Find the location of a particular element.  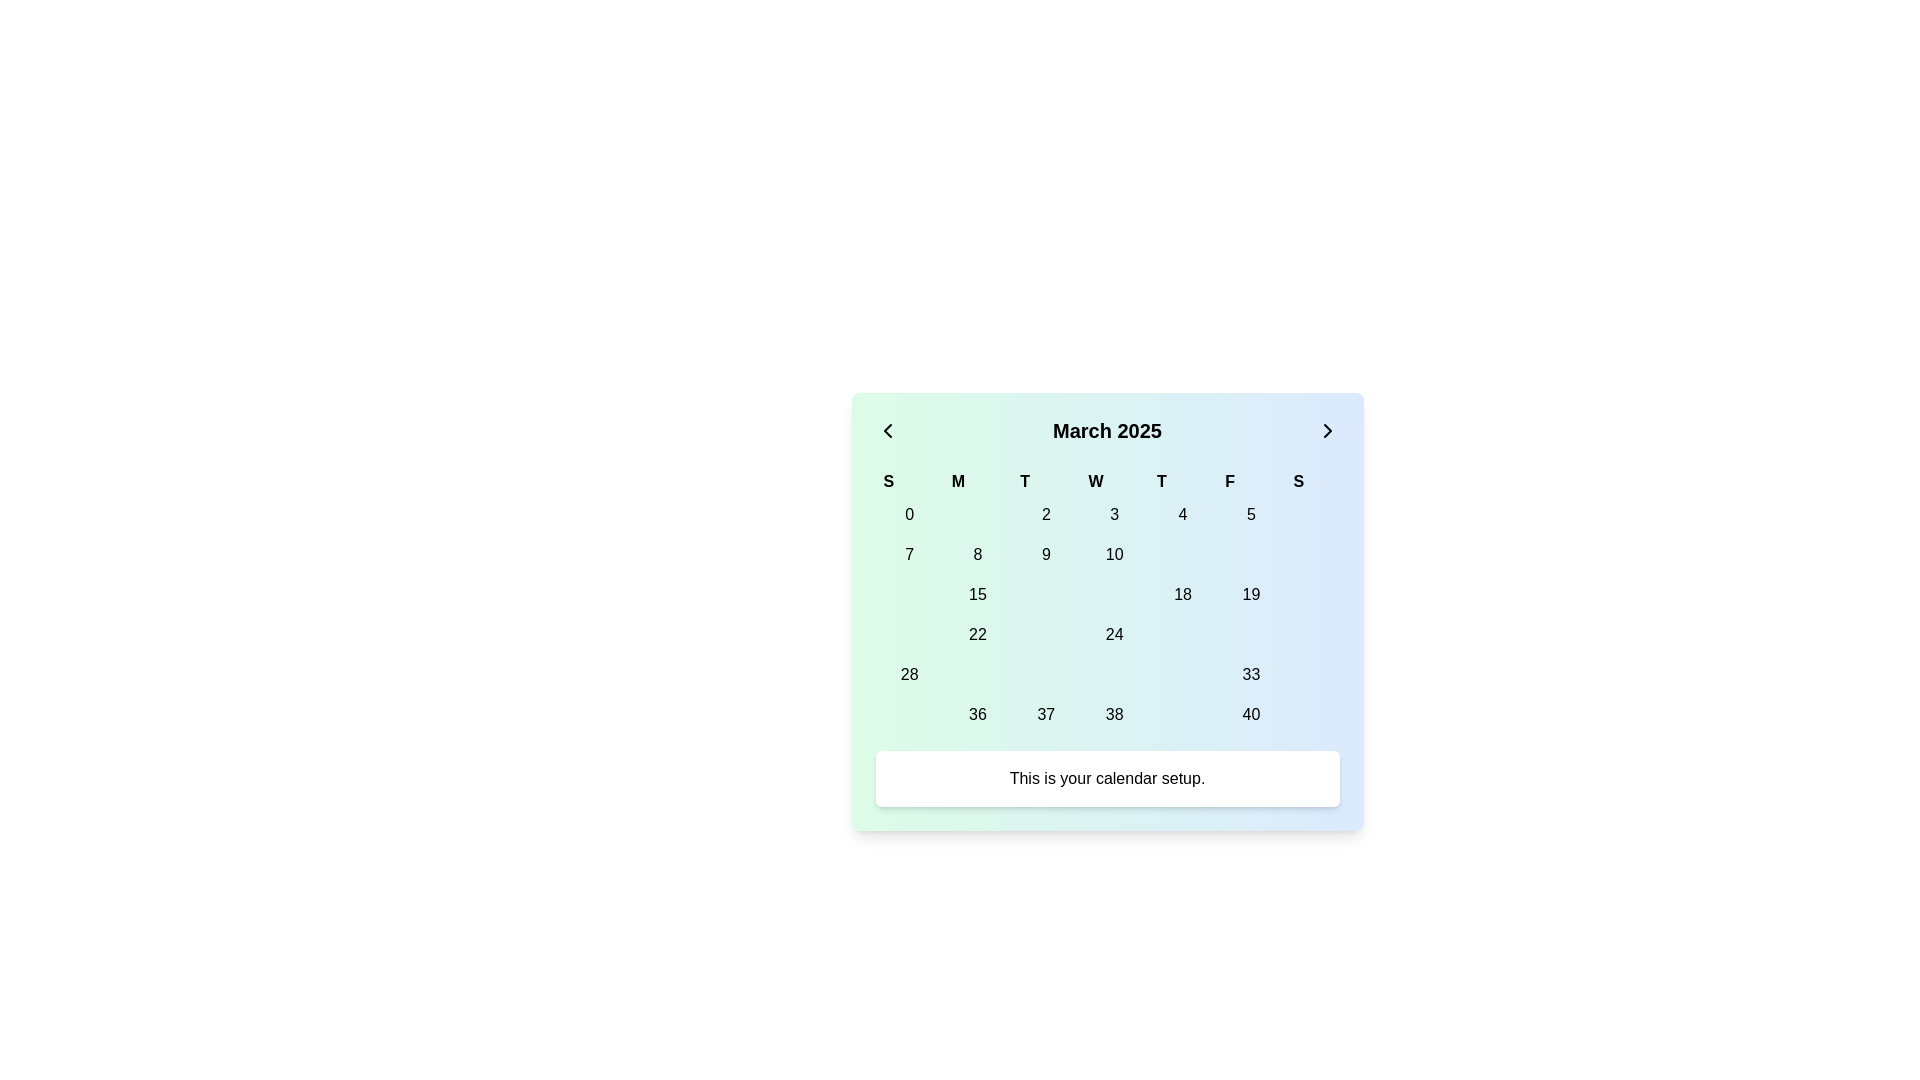

to select multiple dates from the Selector for calendar days located in the third row of the calendar grid is located at coordinates (1106, 593).